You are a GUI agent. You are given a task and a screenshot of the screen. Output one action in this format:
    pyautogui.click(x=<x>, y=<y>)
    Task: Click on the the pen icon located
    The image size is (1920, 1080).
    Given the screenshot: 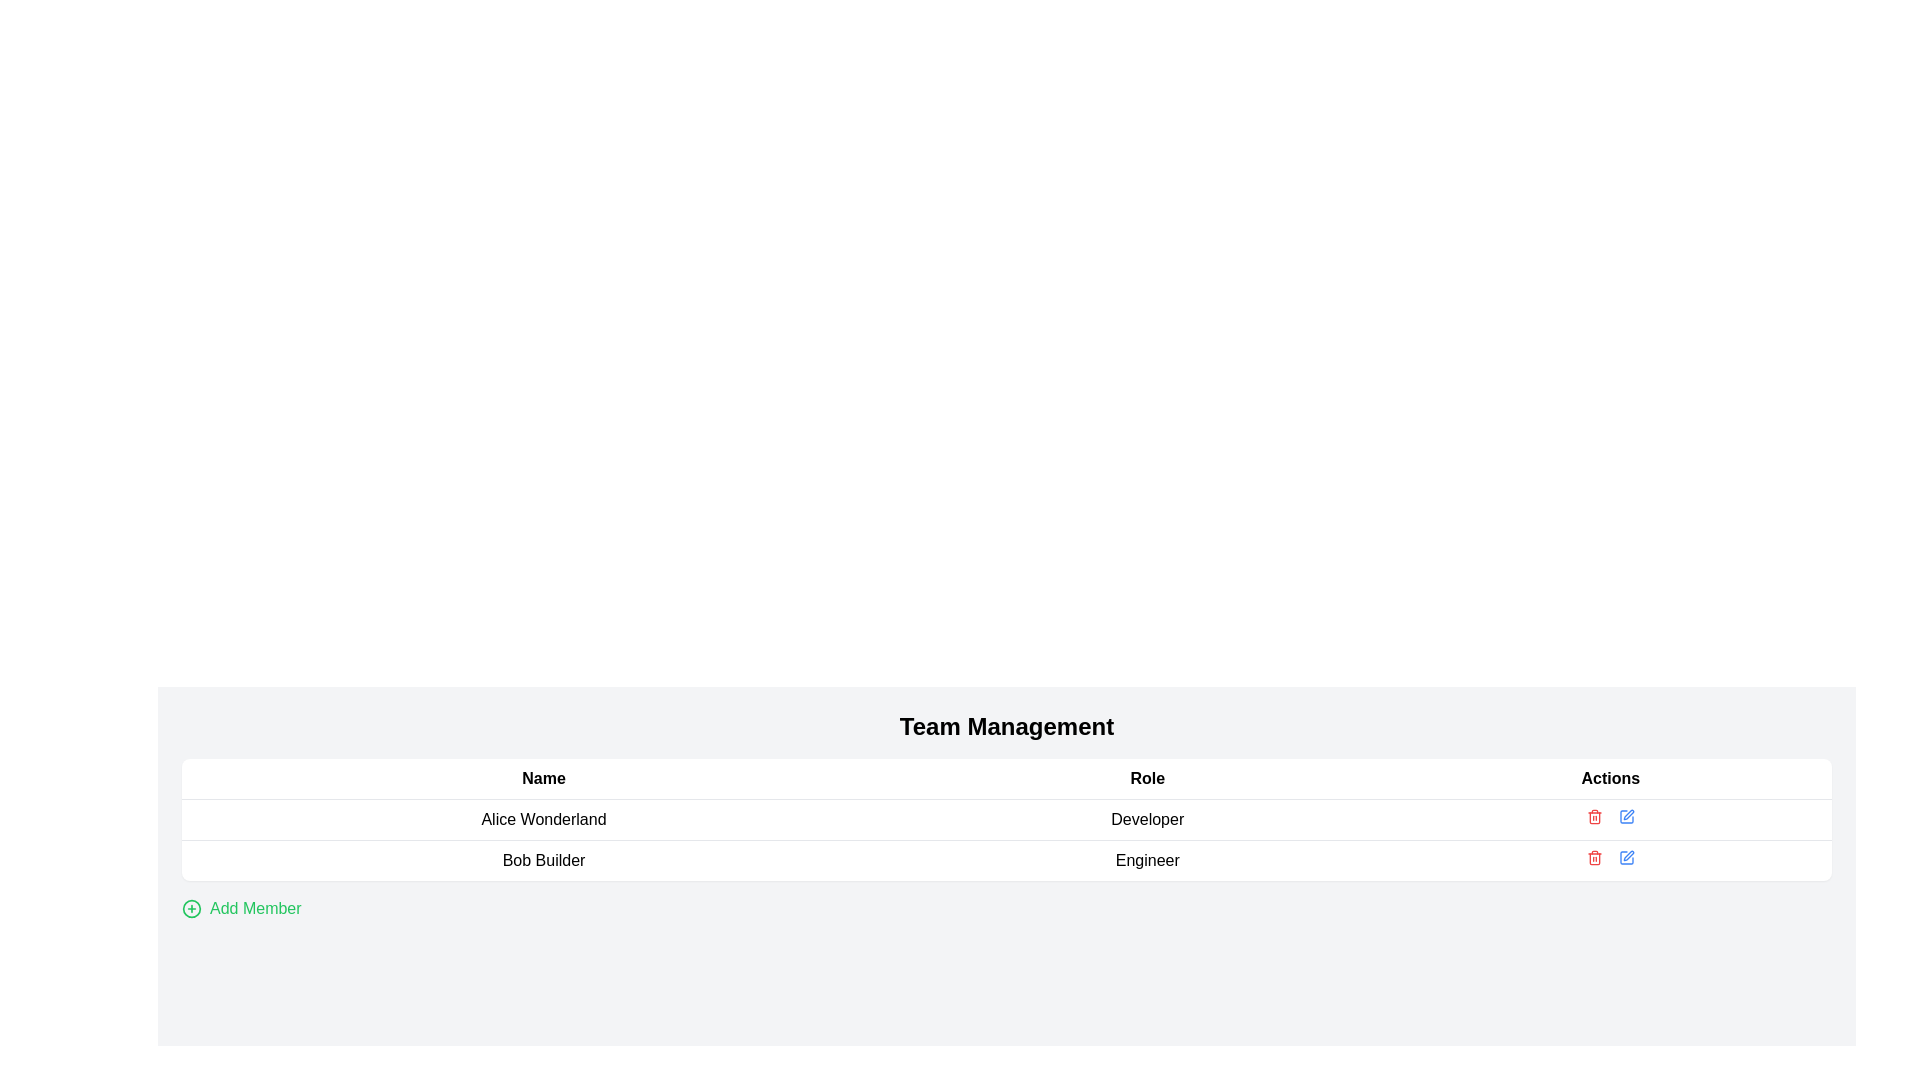 What is the action you would take?
    pyautogui.click(x=1628, y=814)
    